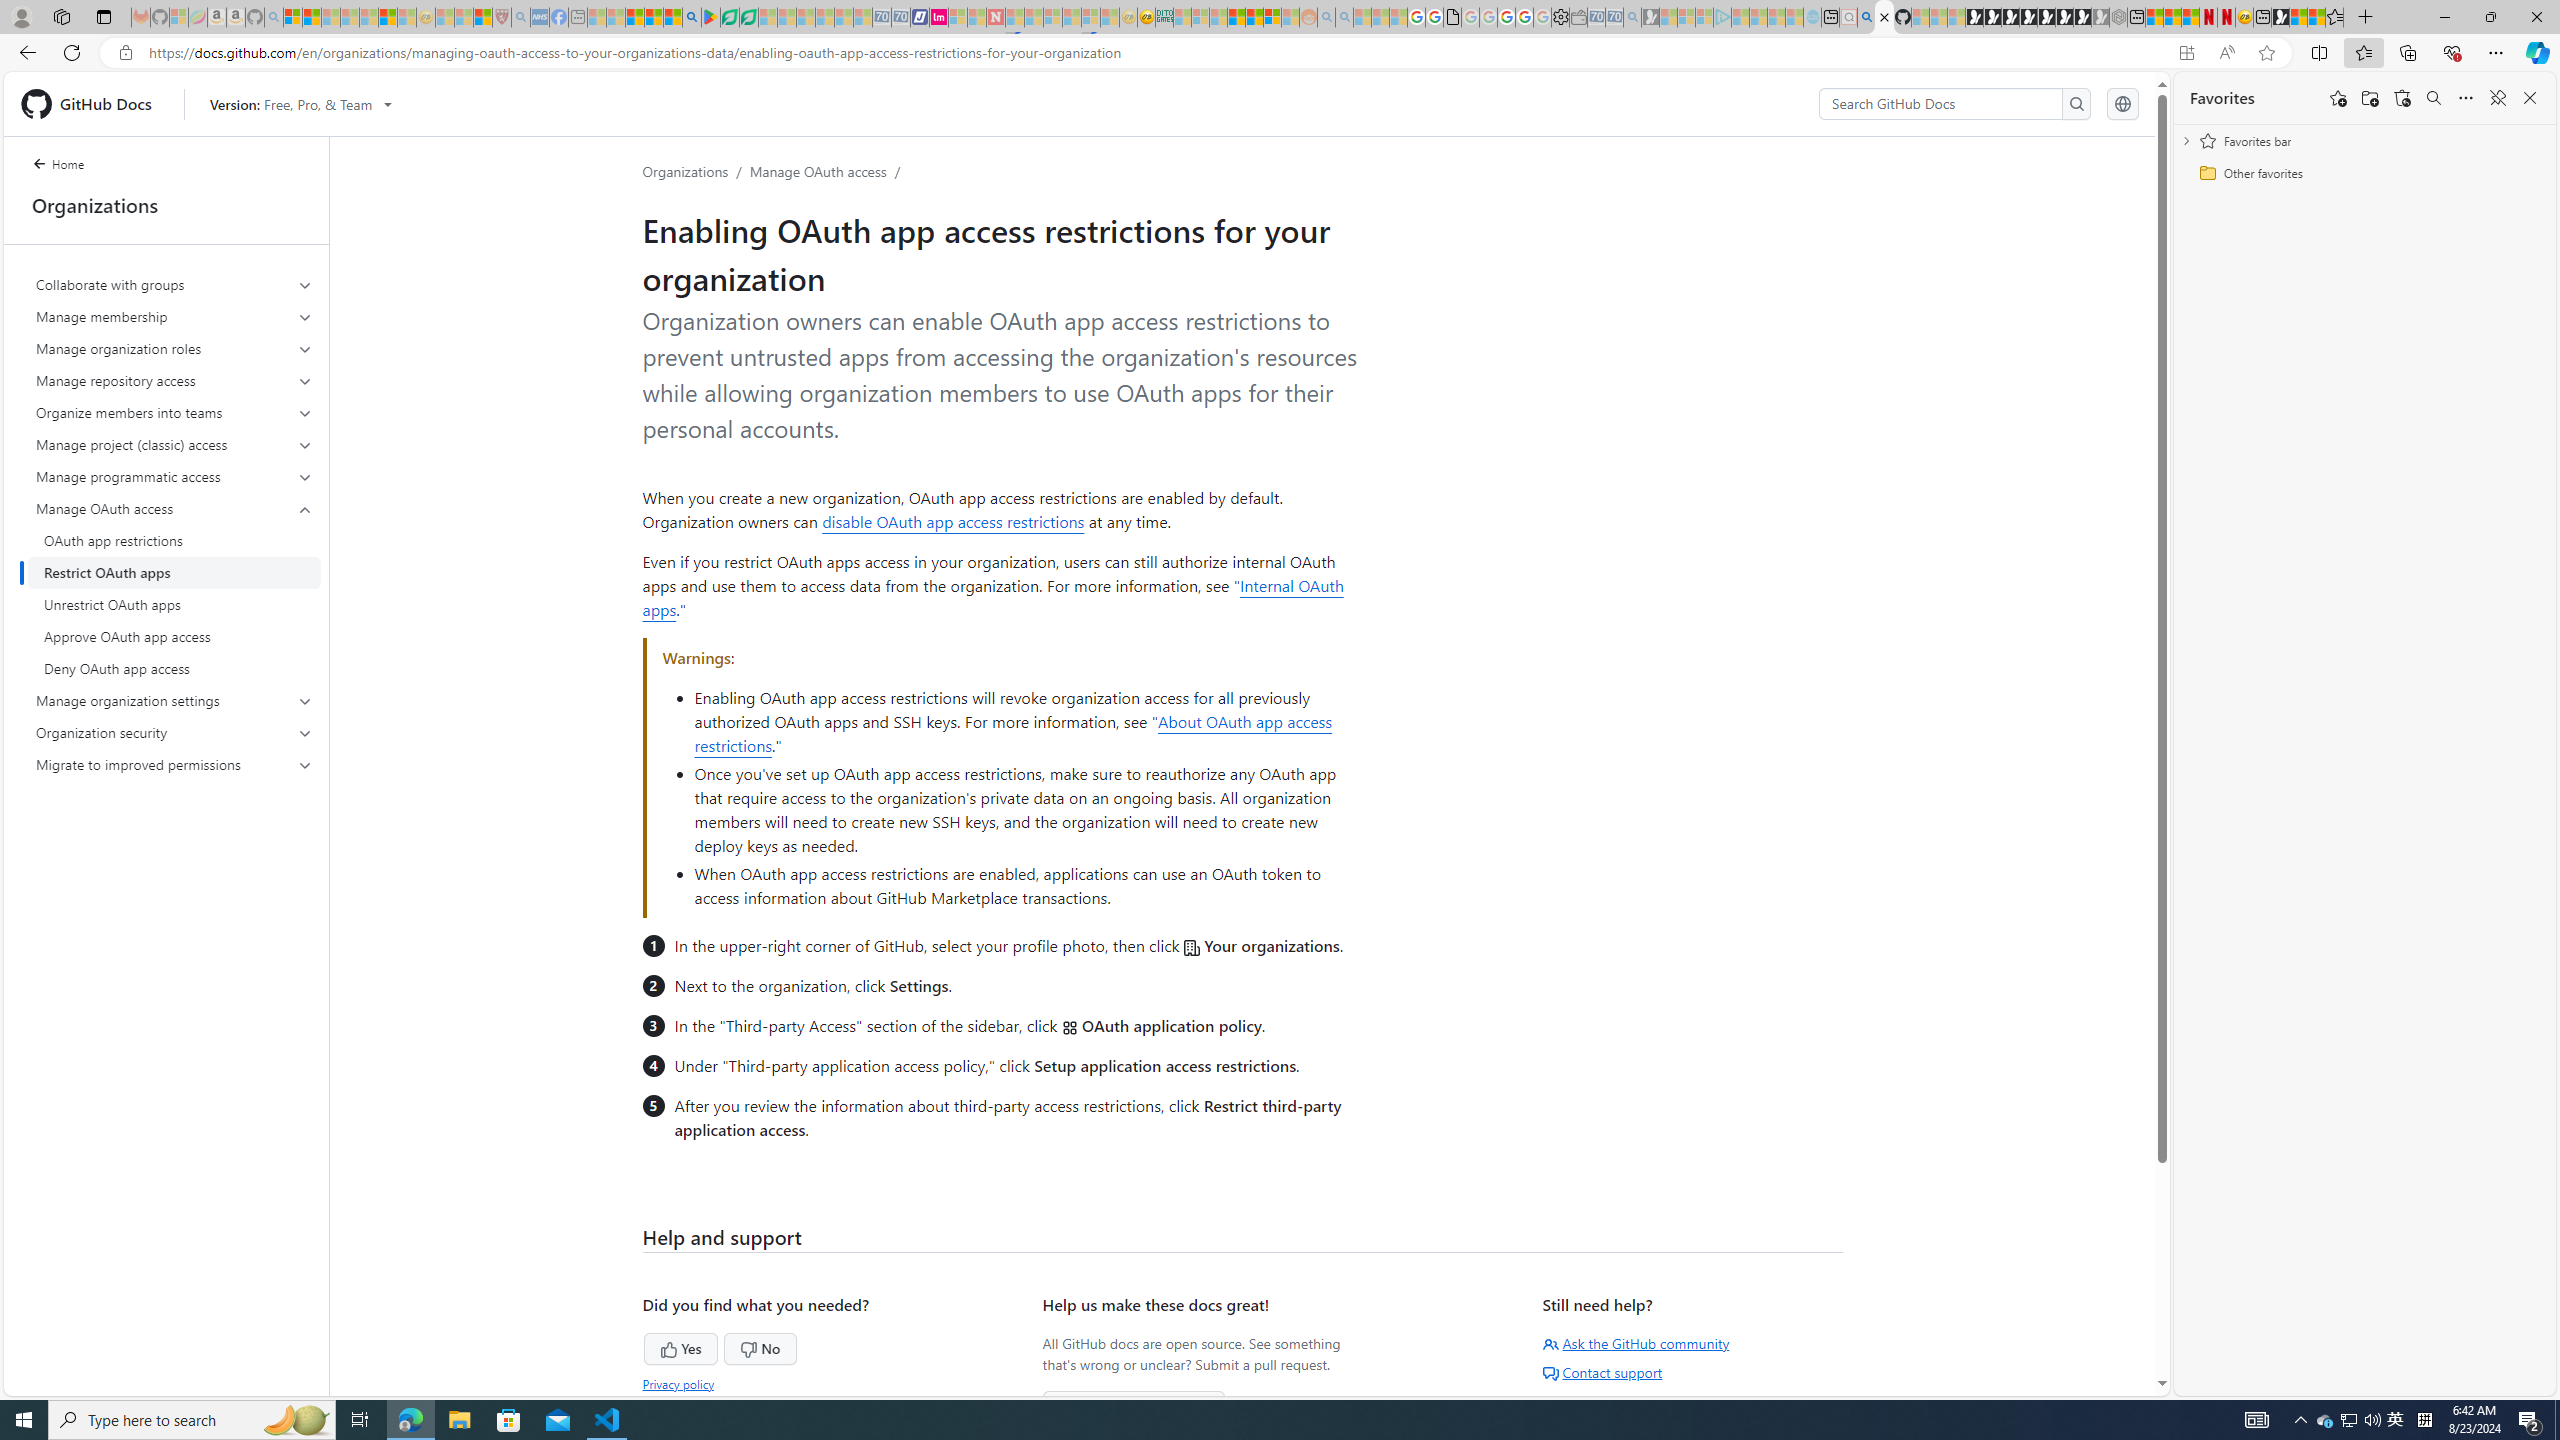 Image resolution: width=2560 pixels, height=1440 pixels. What do you see at coordinates (174, 540) in the screenshot?
I see `'OAuth app restrictions'` at bounding box center [174, 540].